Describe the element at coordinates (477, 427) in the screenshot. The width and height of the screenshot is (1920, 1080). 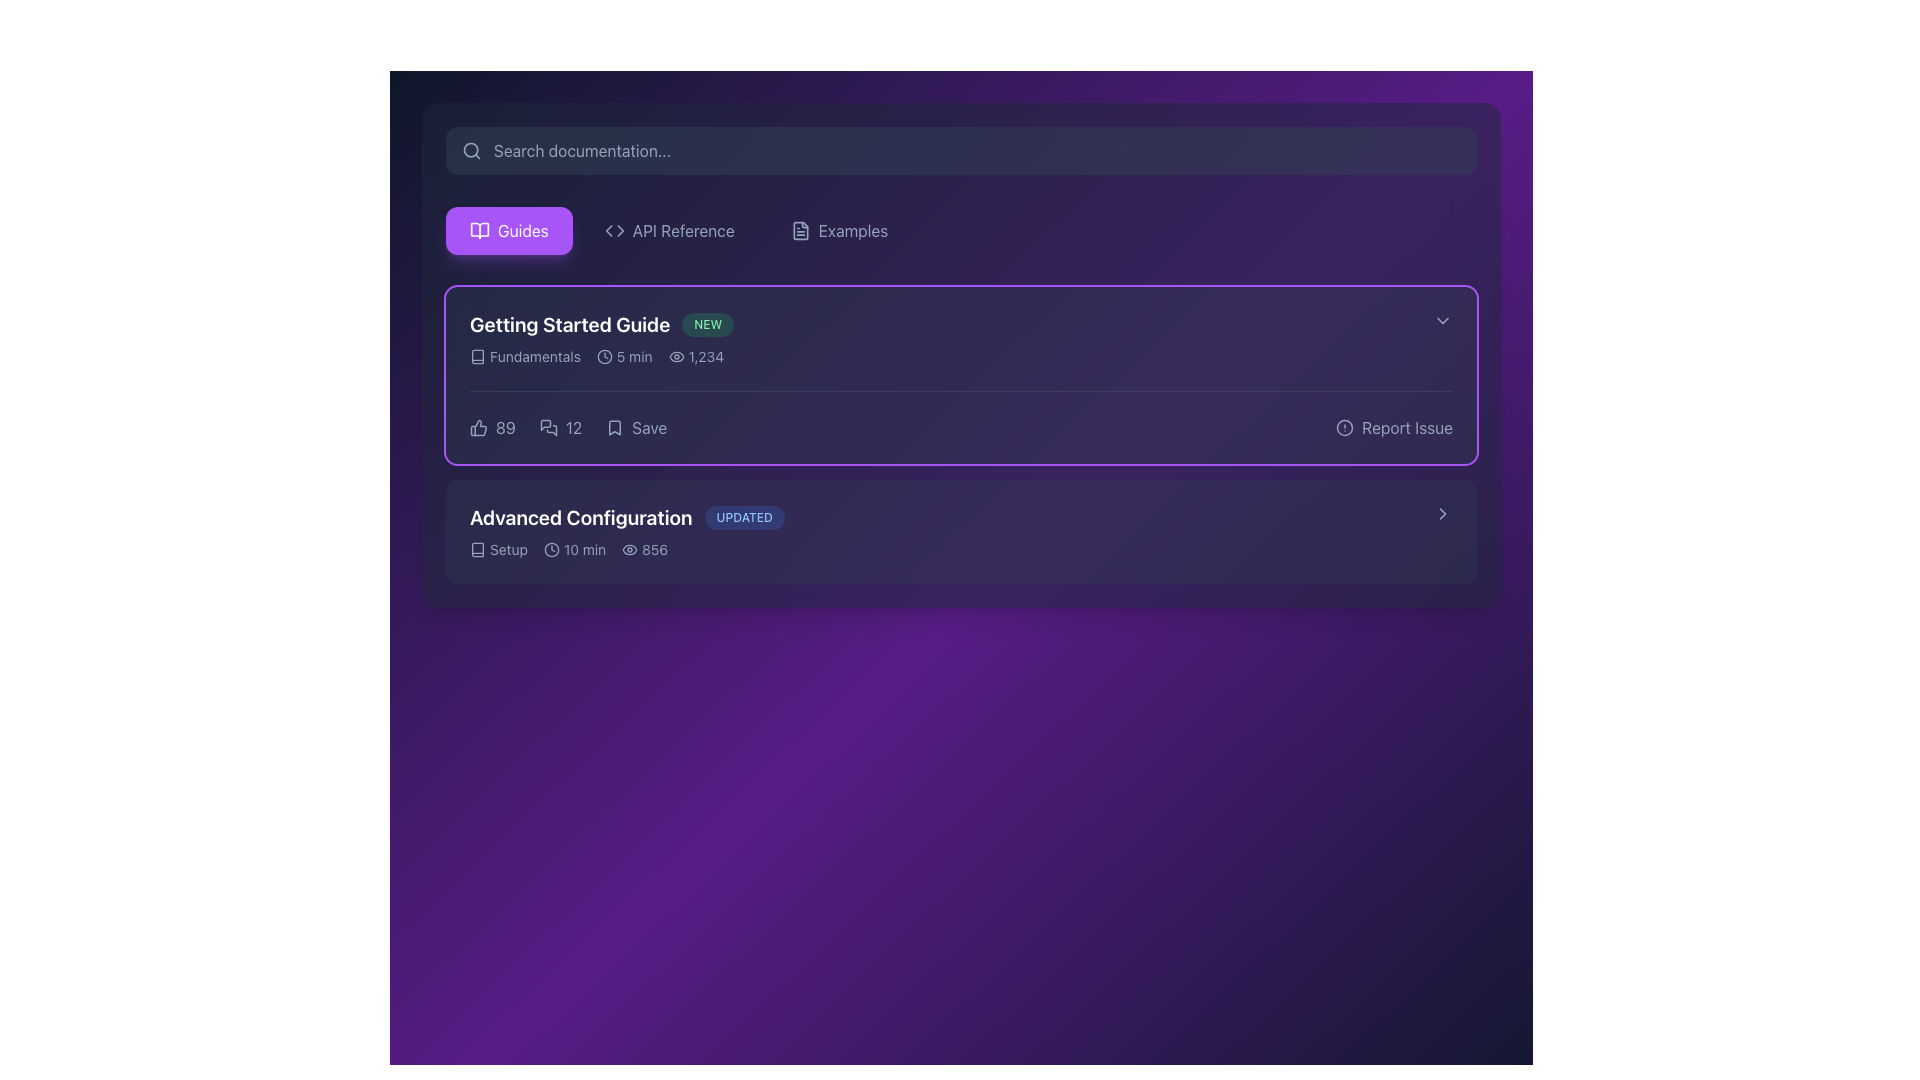
I see `the stylized 'thumbs-up' icon located in the 'Getting Started Guide' section, which is positioned to the immediate left of the number '89'` at that location.